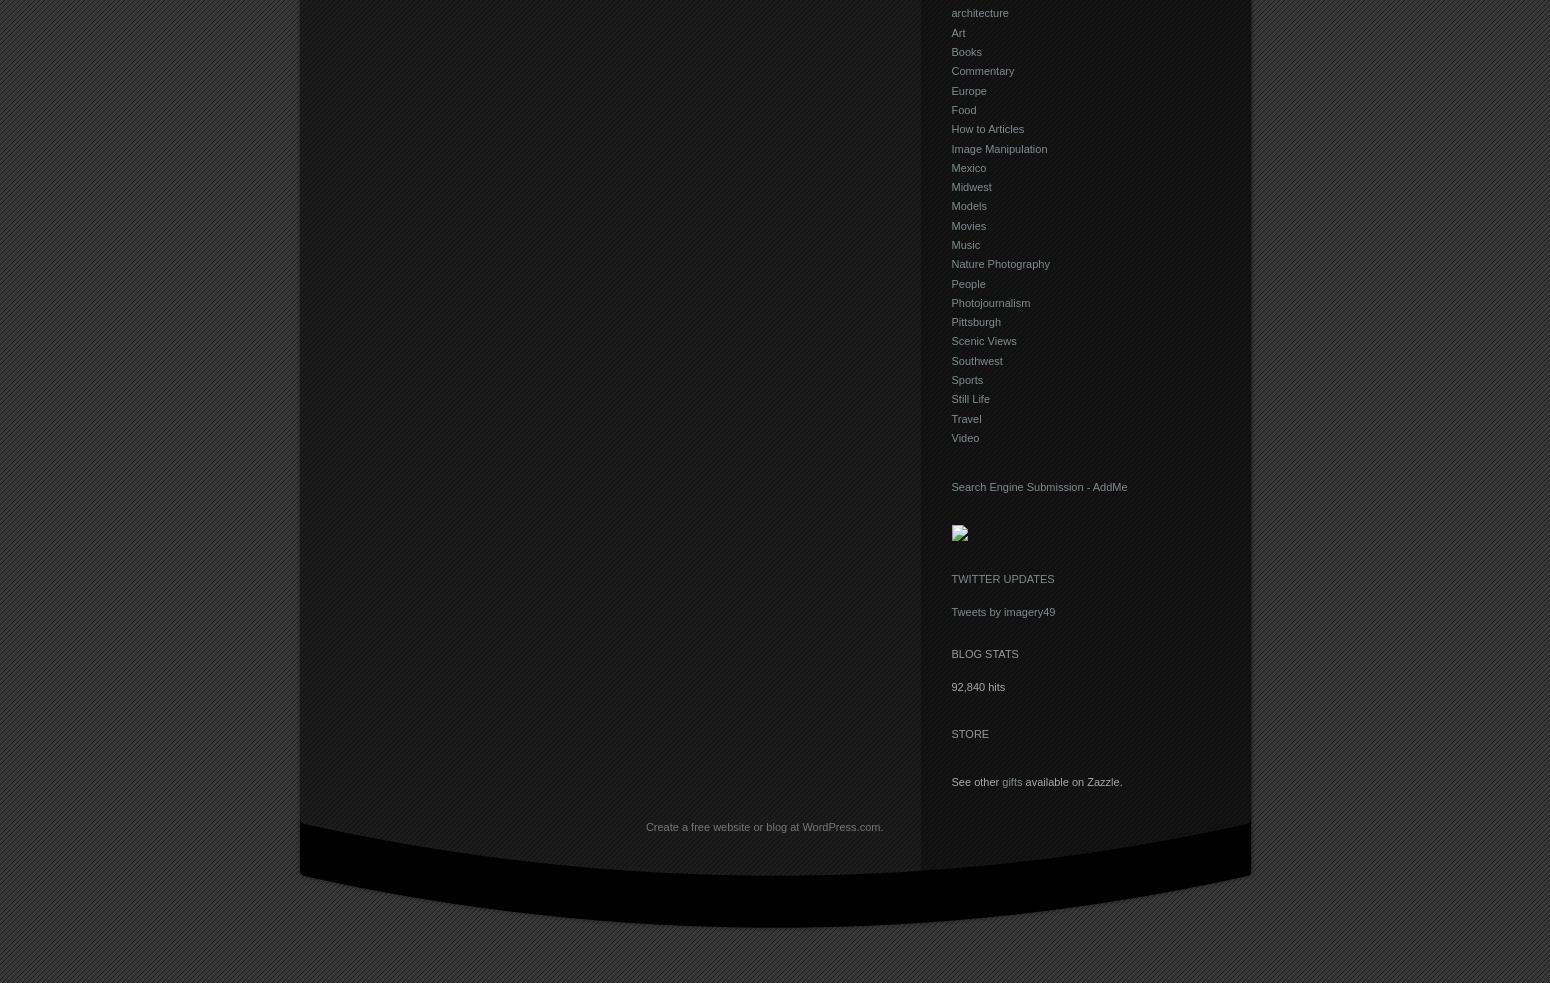  I want to click on 'architecture', so click(978, 11).